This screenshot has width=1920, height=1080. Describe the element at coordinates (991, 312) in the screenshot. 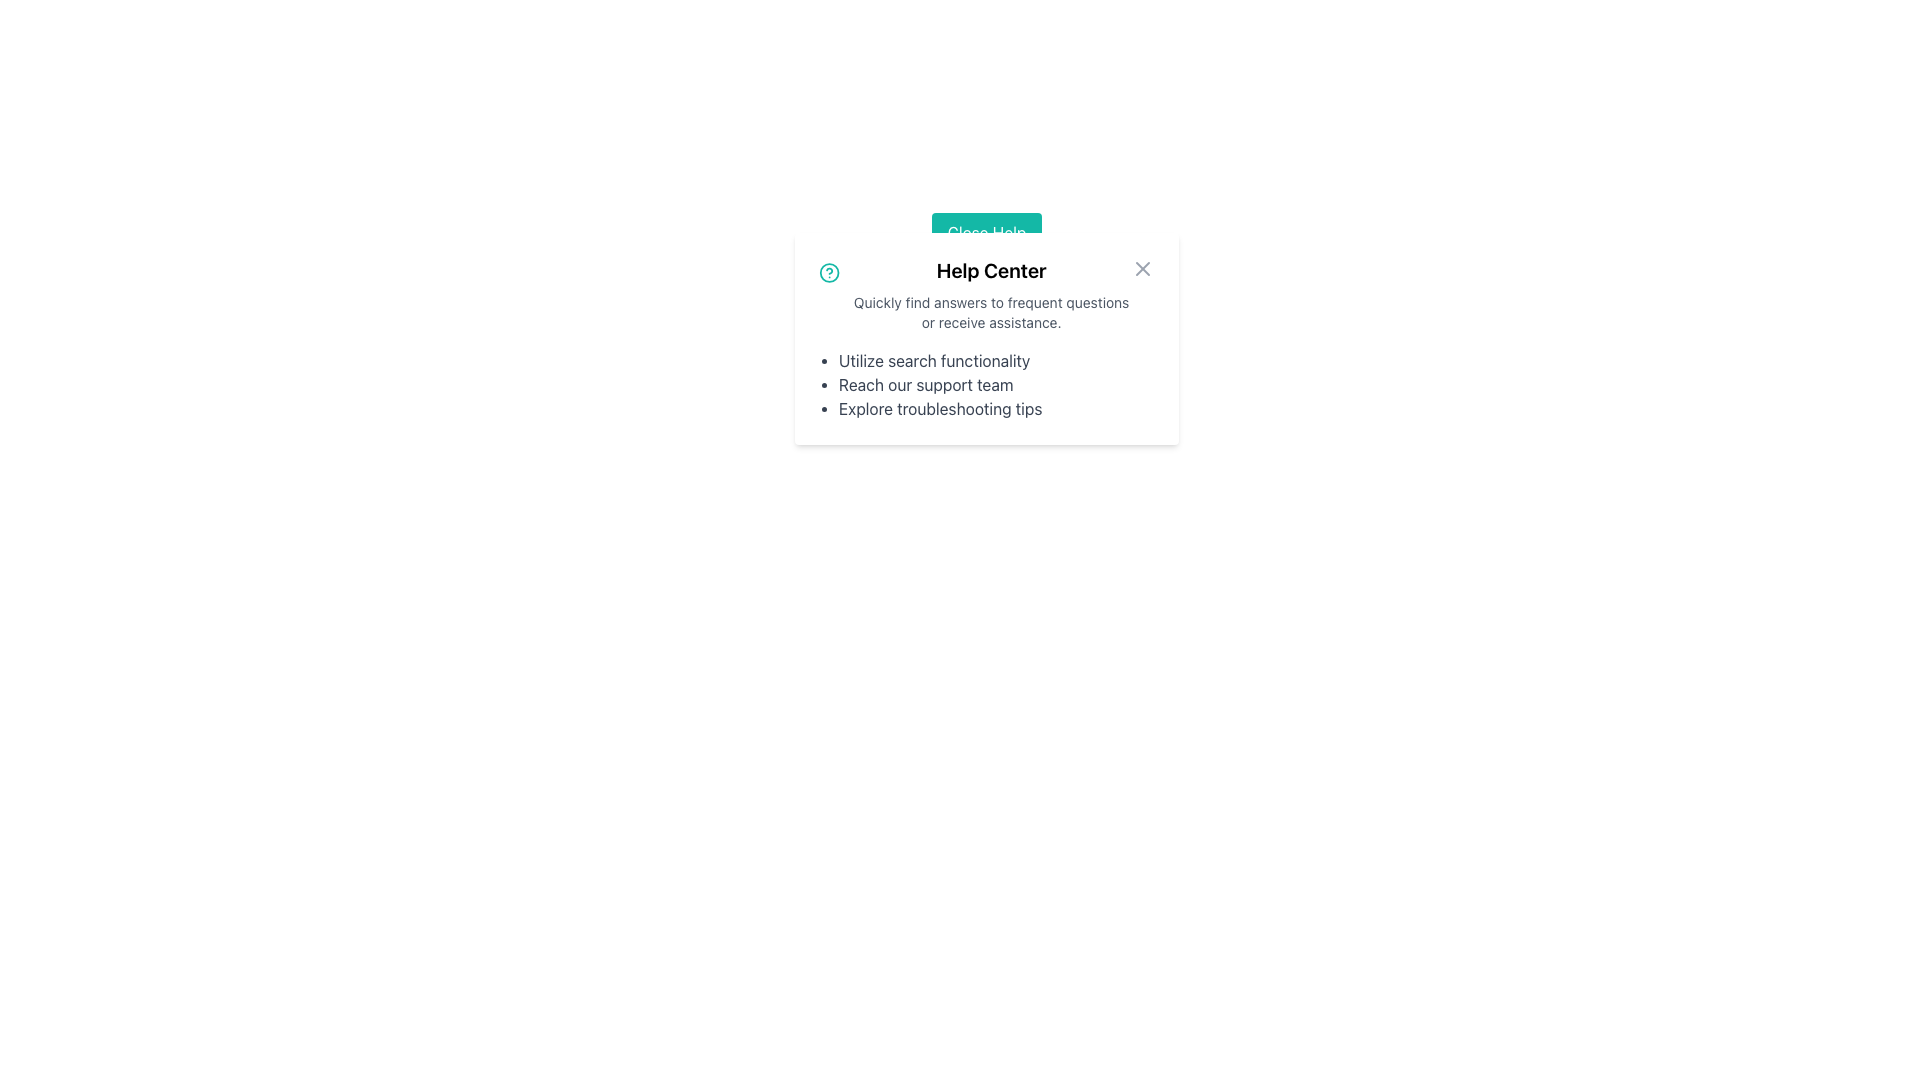

I see `the descriptive text label located under the title in the 'Help Center' section, which provides contextual information about the section's purpose` at that location.